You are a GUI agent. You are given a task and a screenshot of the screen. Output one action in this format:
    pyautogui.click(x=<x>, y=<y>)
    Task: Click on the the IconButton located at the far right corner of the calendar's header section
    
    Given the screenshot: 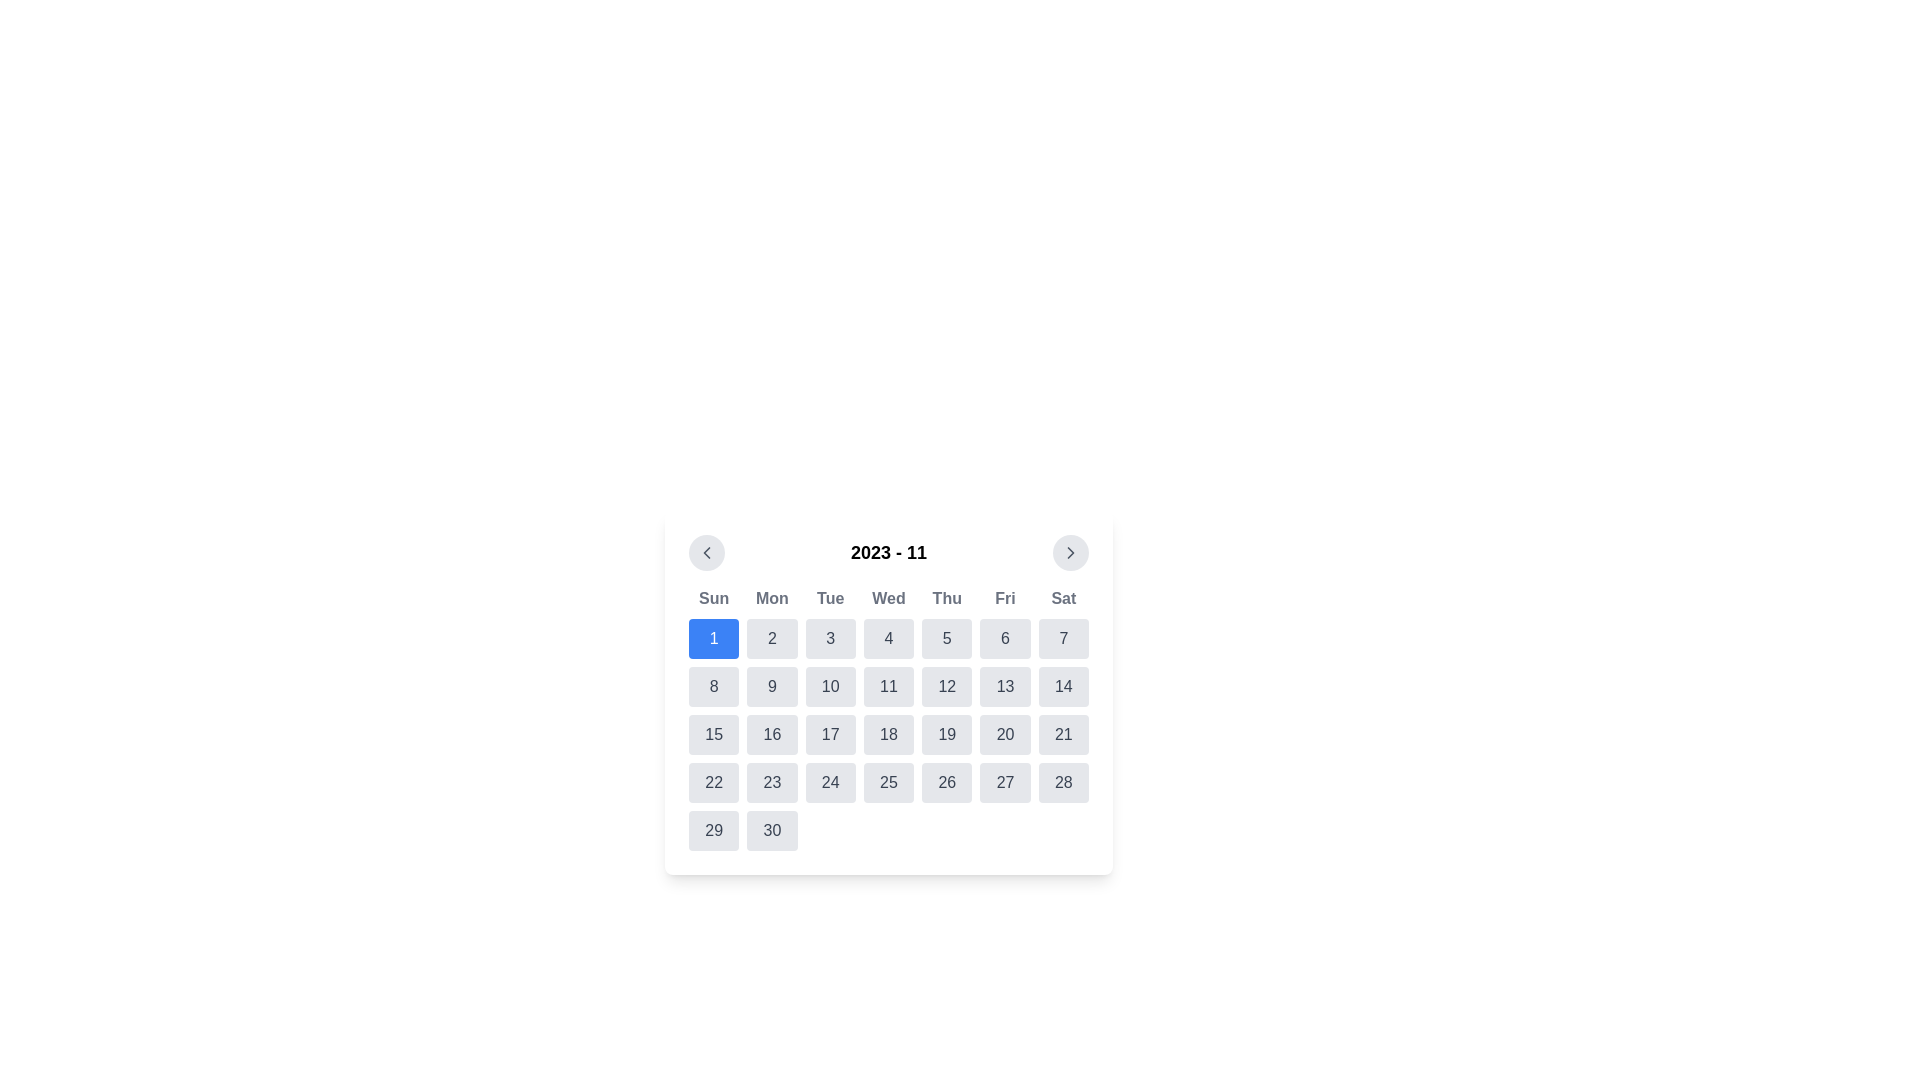 What is the action you would take?
    pyautogui.click(x=1069, y=552)
    